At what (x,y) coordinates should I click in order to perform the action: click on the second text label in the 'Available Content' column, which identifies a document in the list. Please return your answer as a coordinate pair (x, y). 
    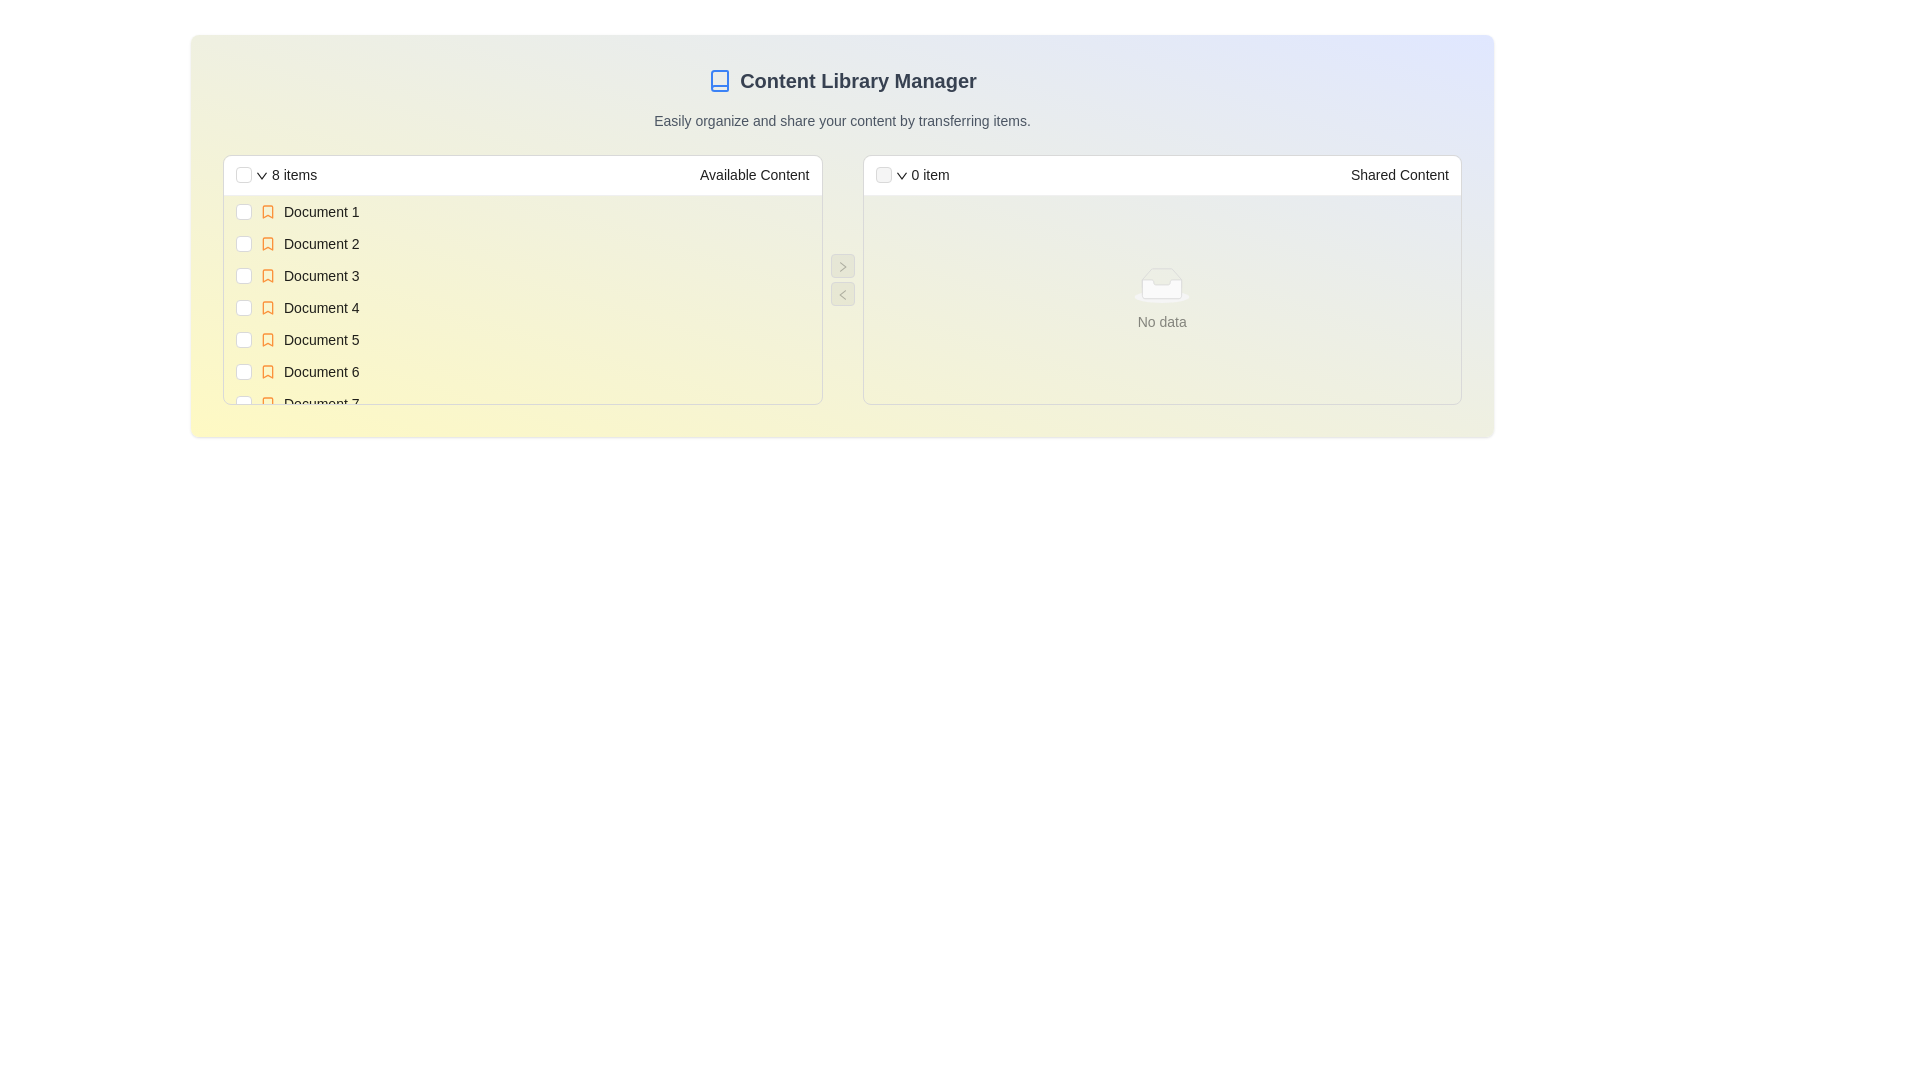
    Looking at the image, I should click on (321, 242).